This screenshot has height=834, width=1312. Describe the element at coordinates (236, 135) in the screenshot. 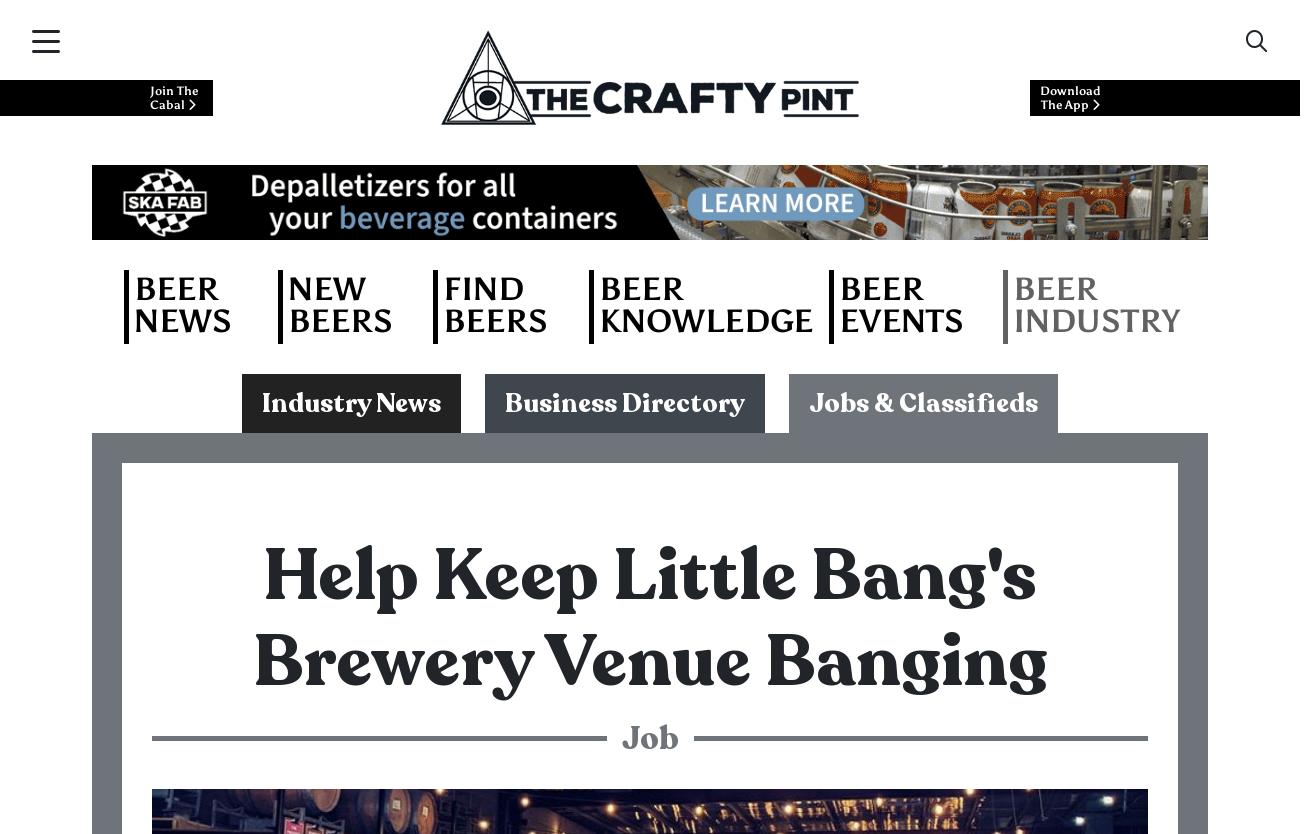

I see `'Little Bang'` at that location.